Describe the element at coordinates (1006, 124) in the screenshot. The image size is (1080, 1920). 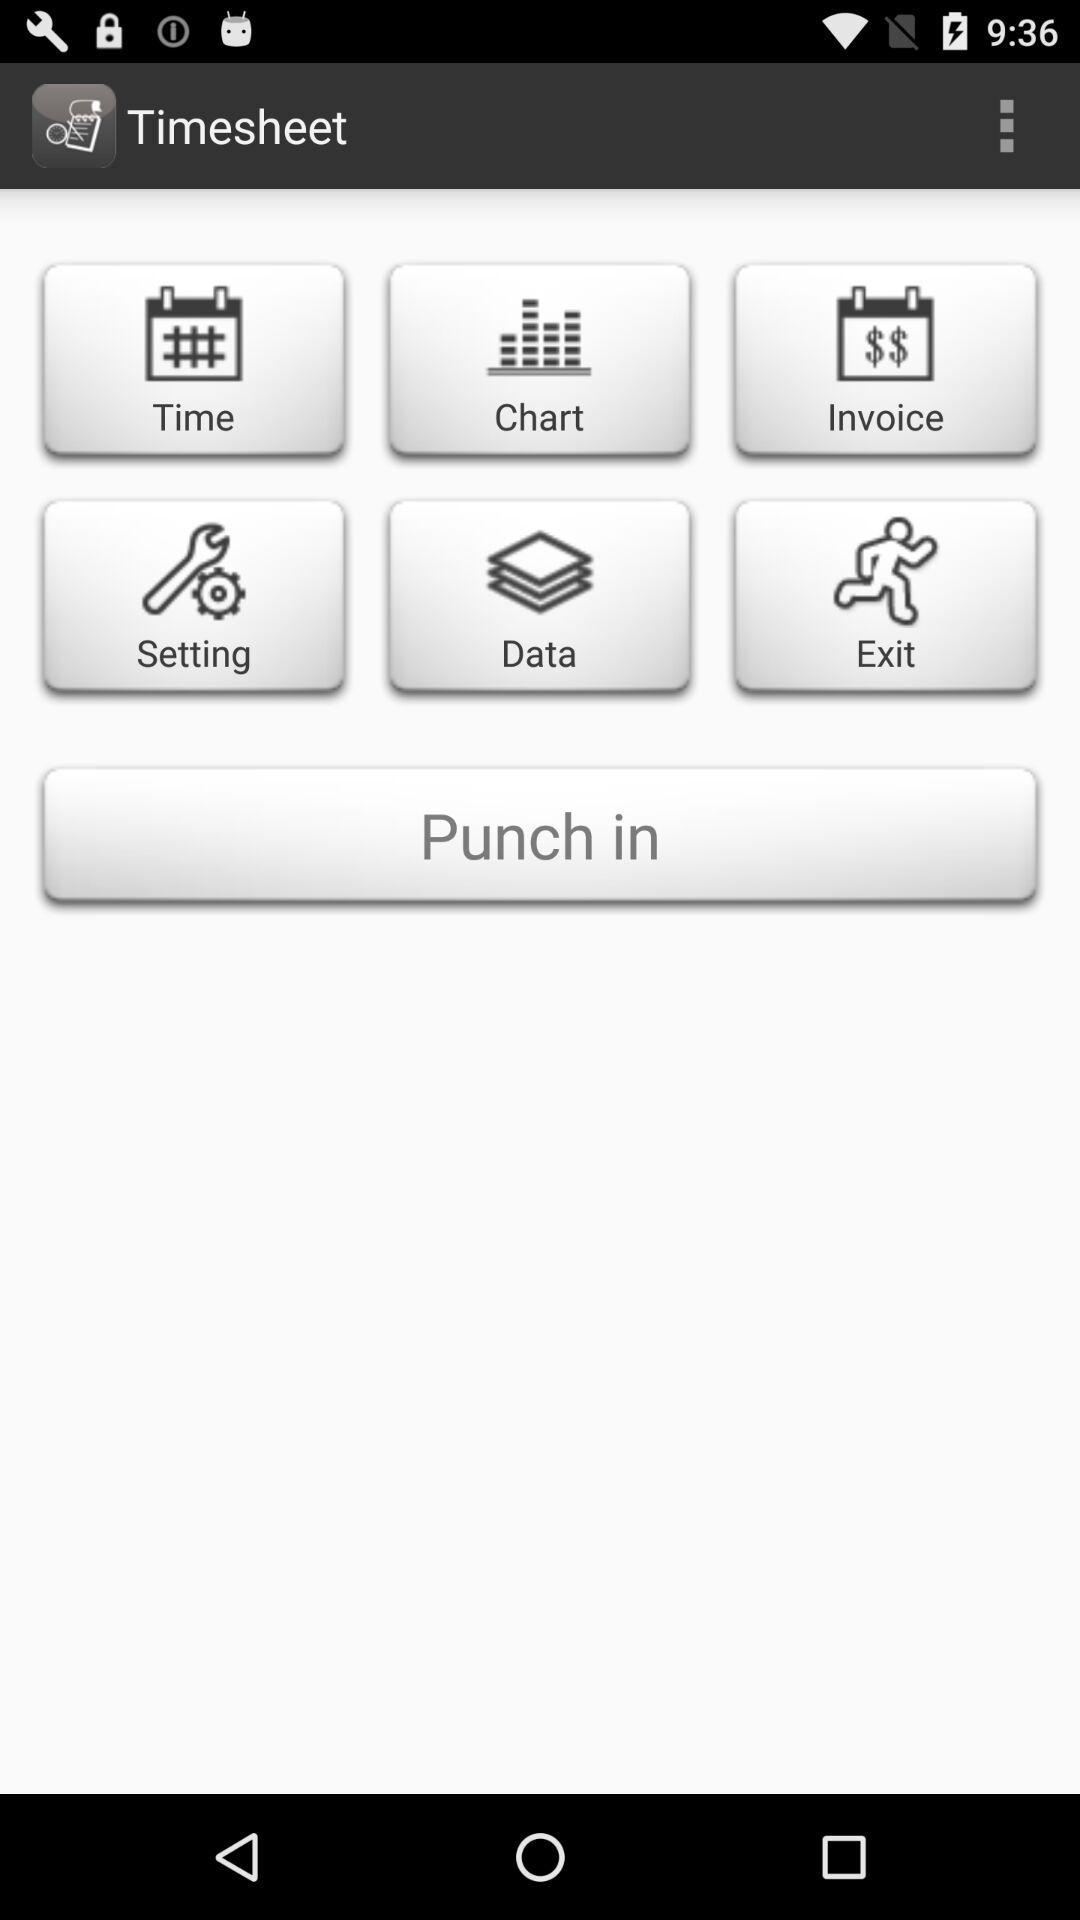
I see `the item to the right of the timesheet item` at that location.